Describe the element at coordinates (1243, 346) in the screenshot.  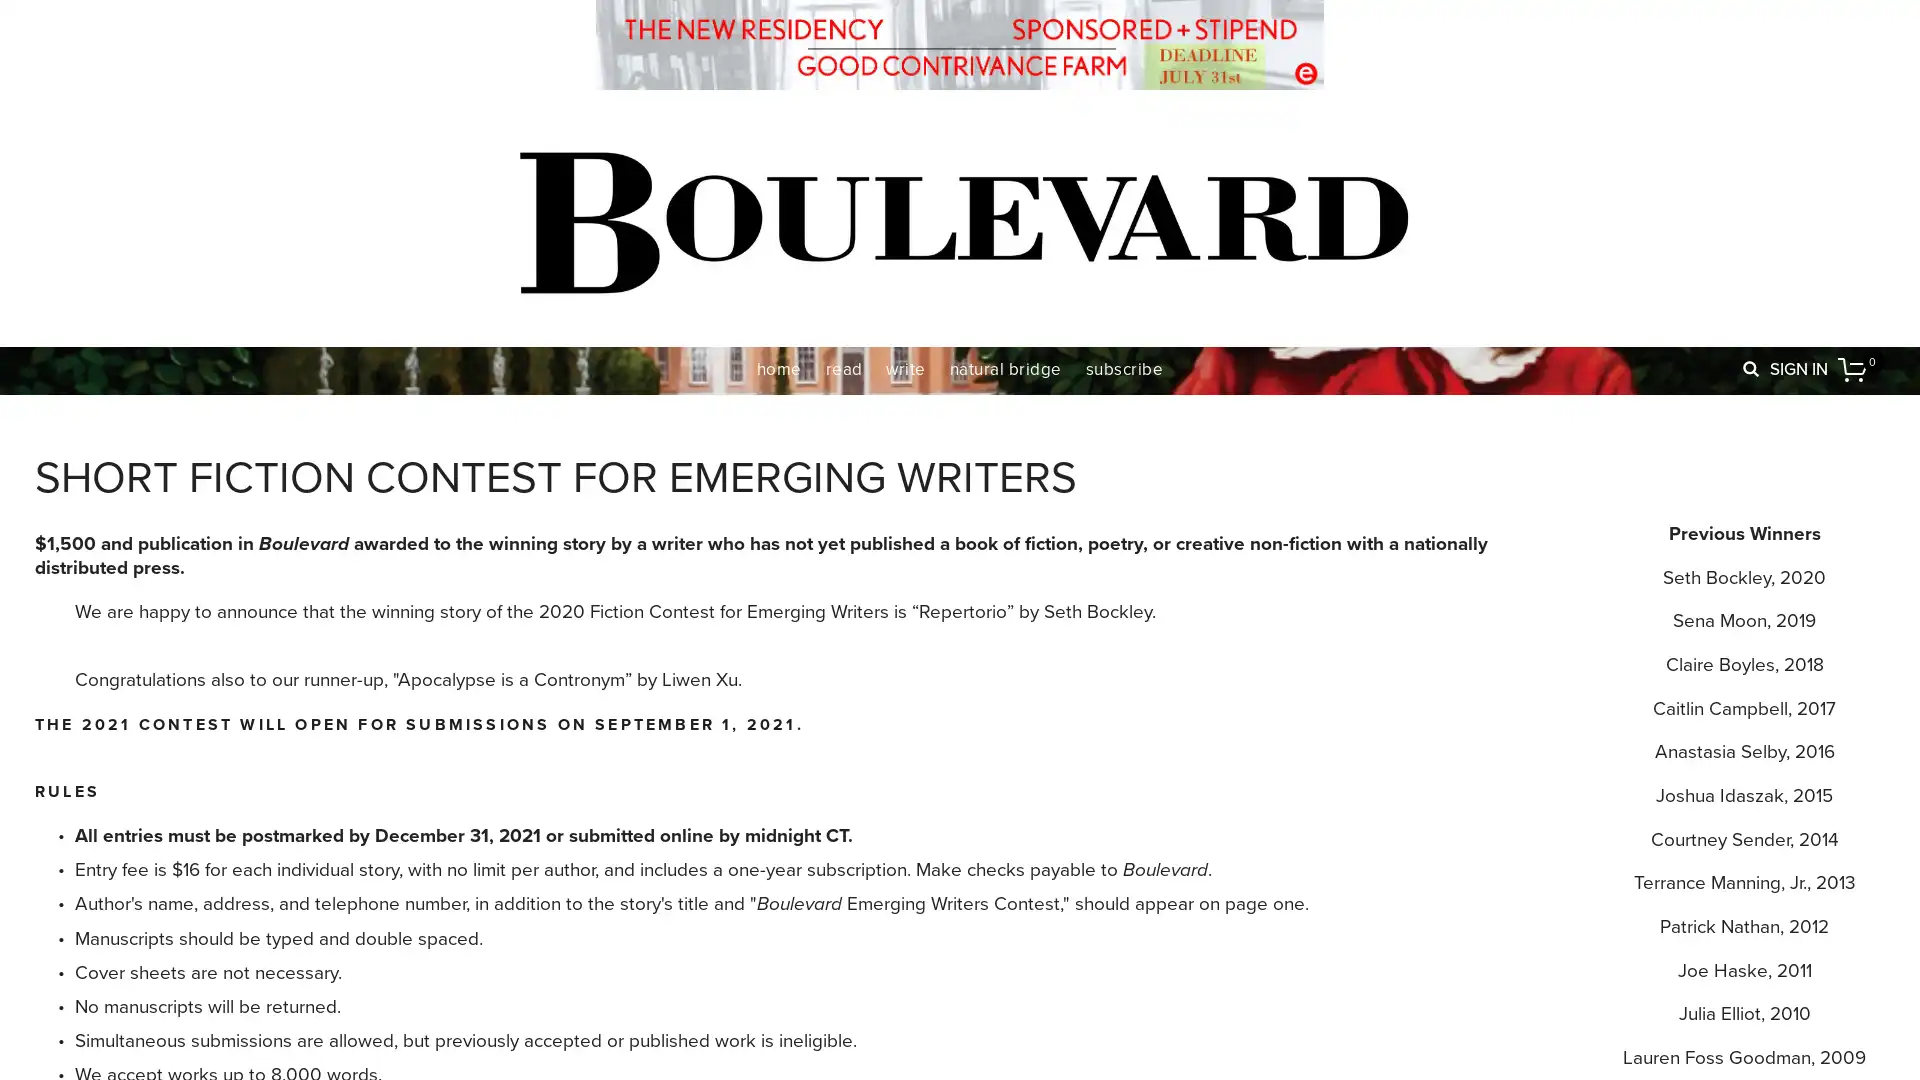
I see `Close` at that location.